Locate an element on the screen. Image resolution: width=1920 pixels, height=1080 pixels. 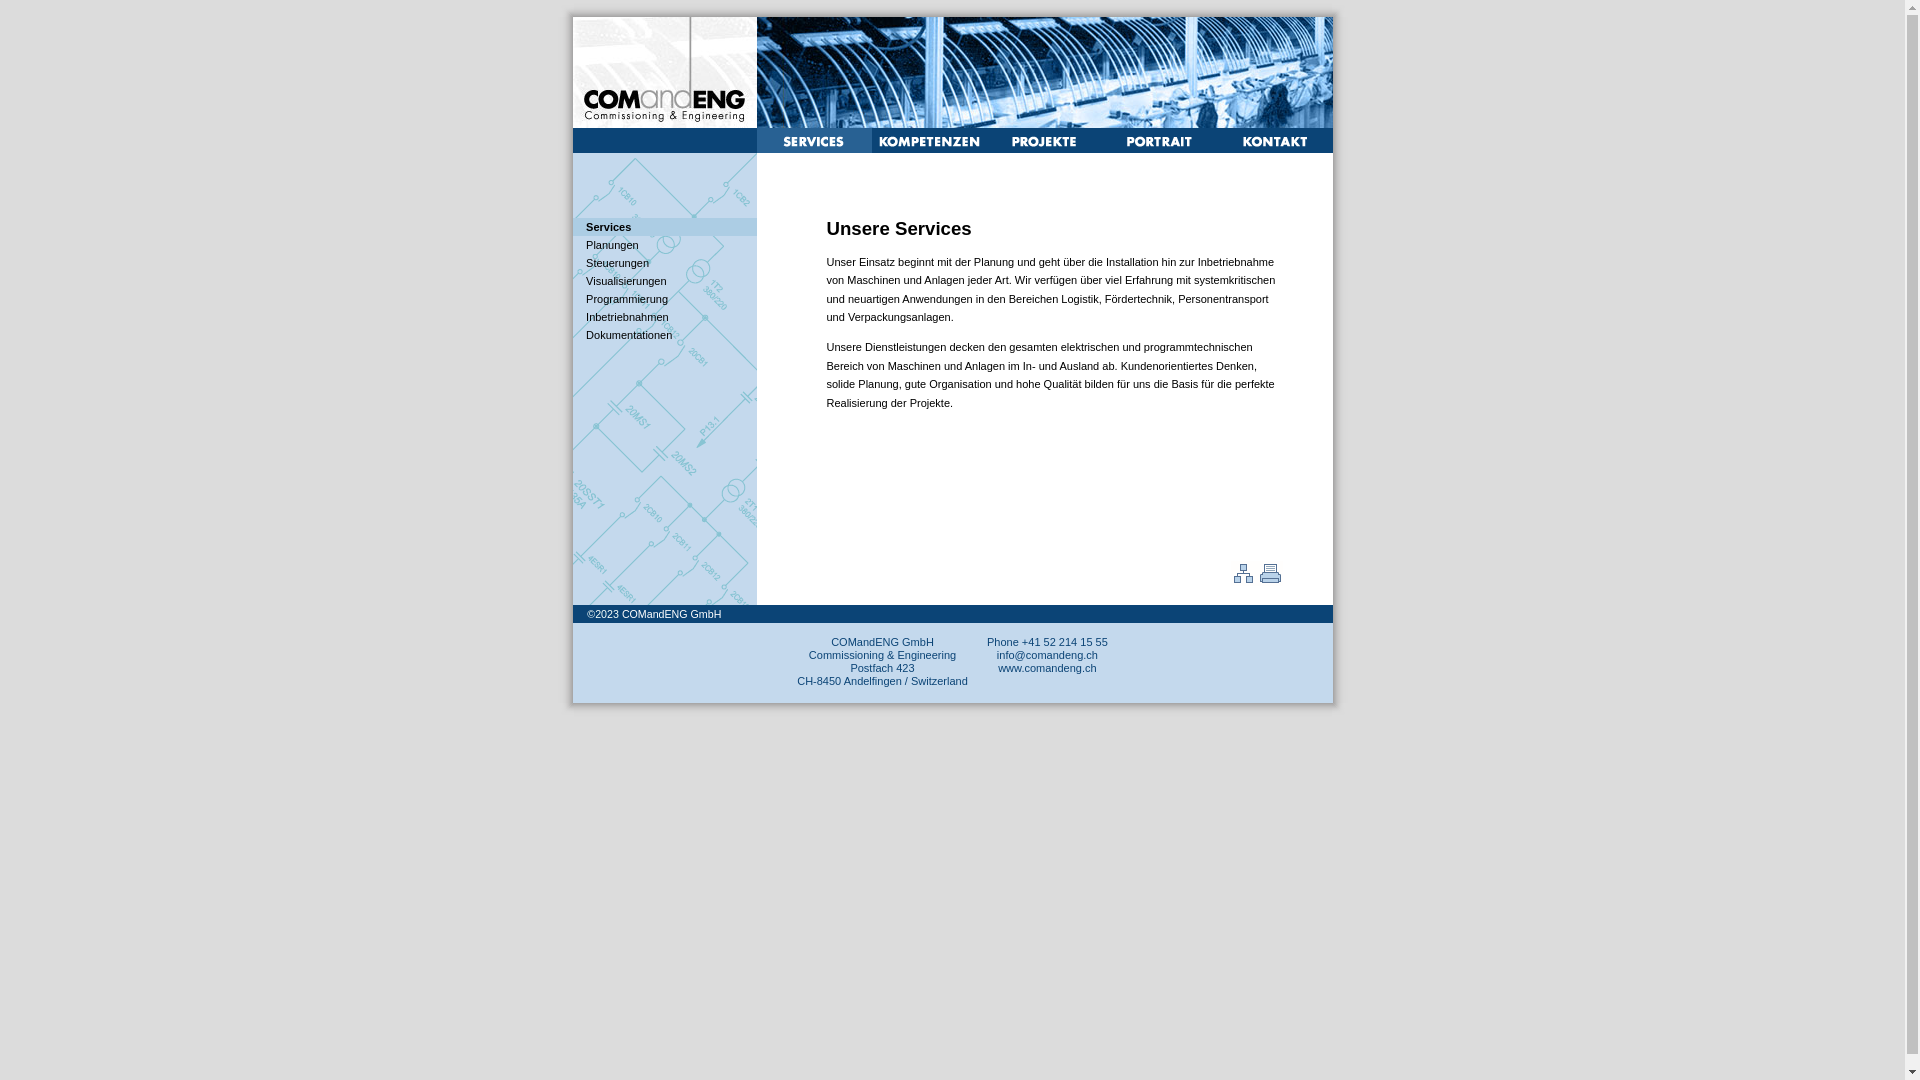
'info@comandeng.ch' is located at coordinates (1046, 655).